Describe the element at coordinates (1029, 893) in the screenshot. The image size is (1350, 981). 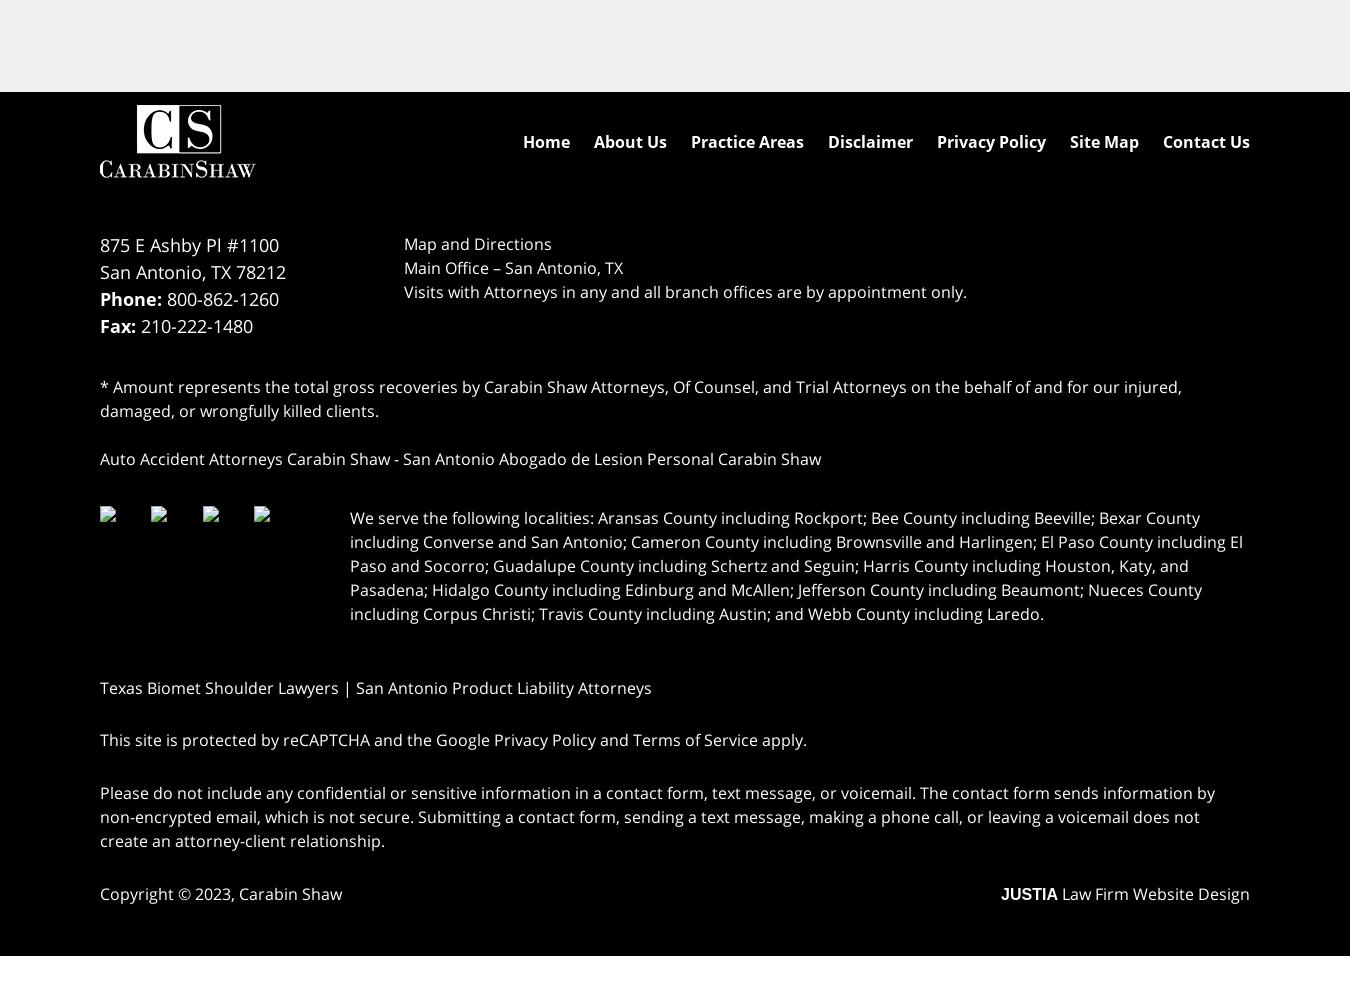
I see `'Justia'` at that location.